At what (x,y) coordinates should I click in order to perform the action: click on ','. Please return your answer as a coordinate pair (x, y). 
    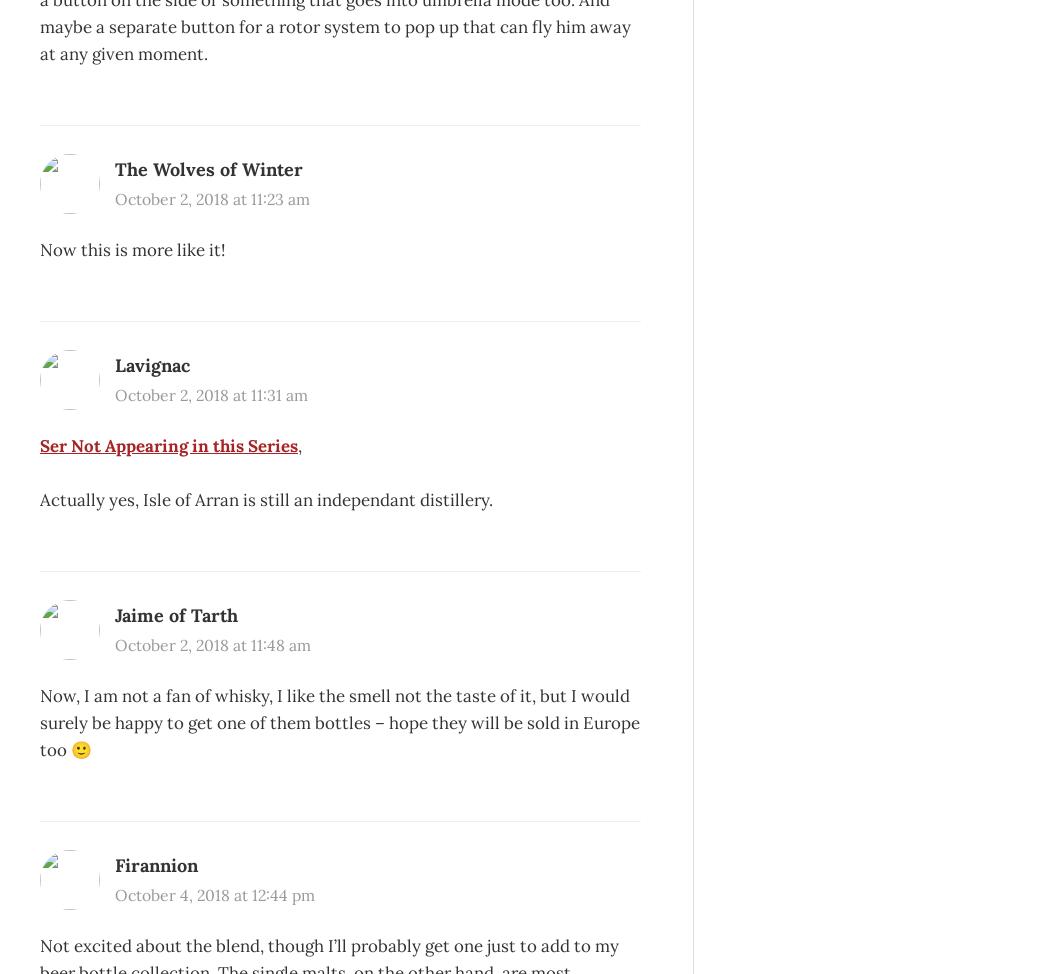
    Looking at the image, I should click on (299, 444).